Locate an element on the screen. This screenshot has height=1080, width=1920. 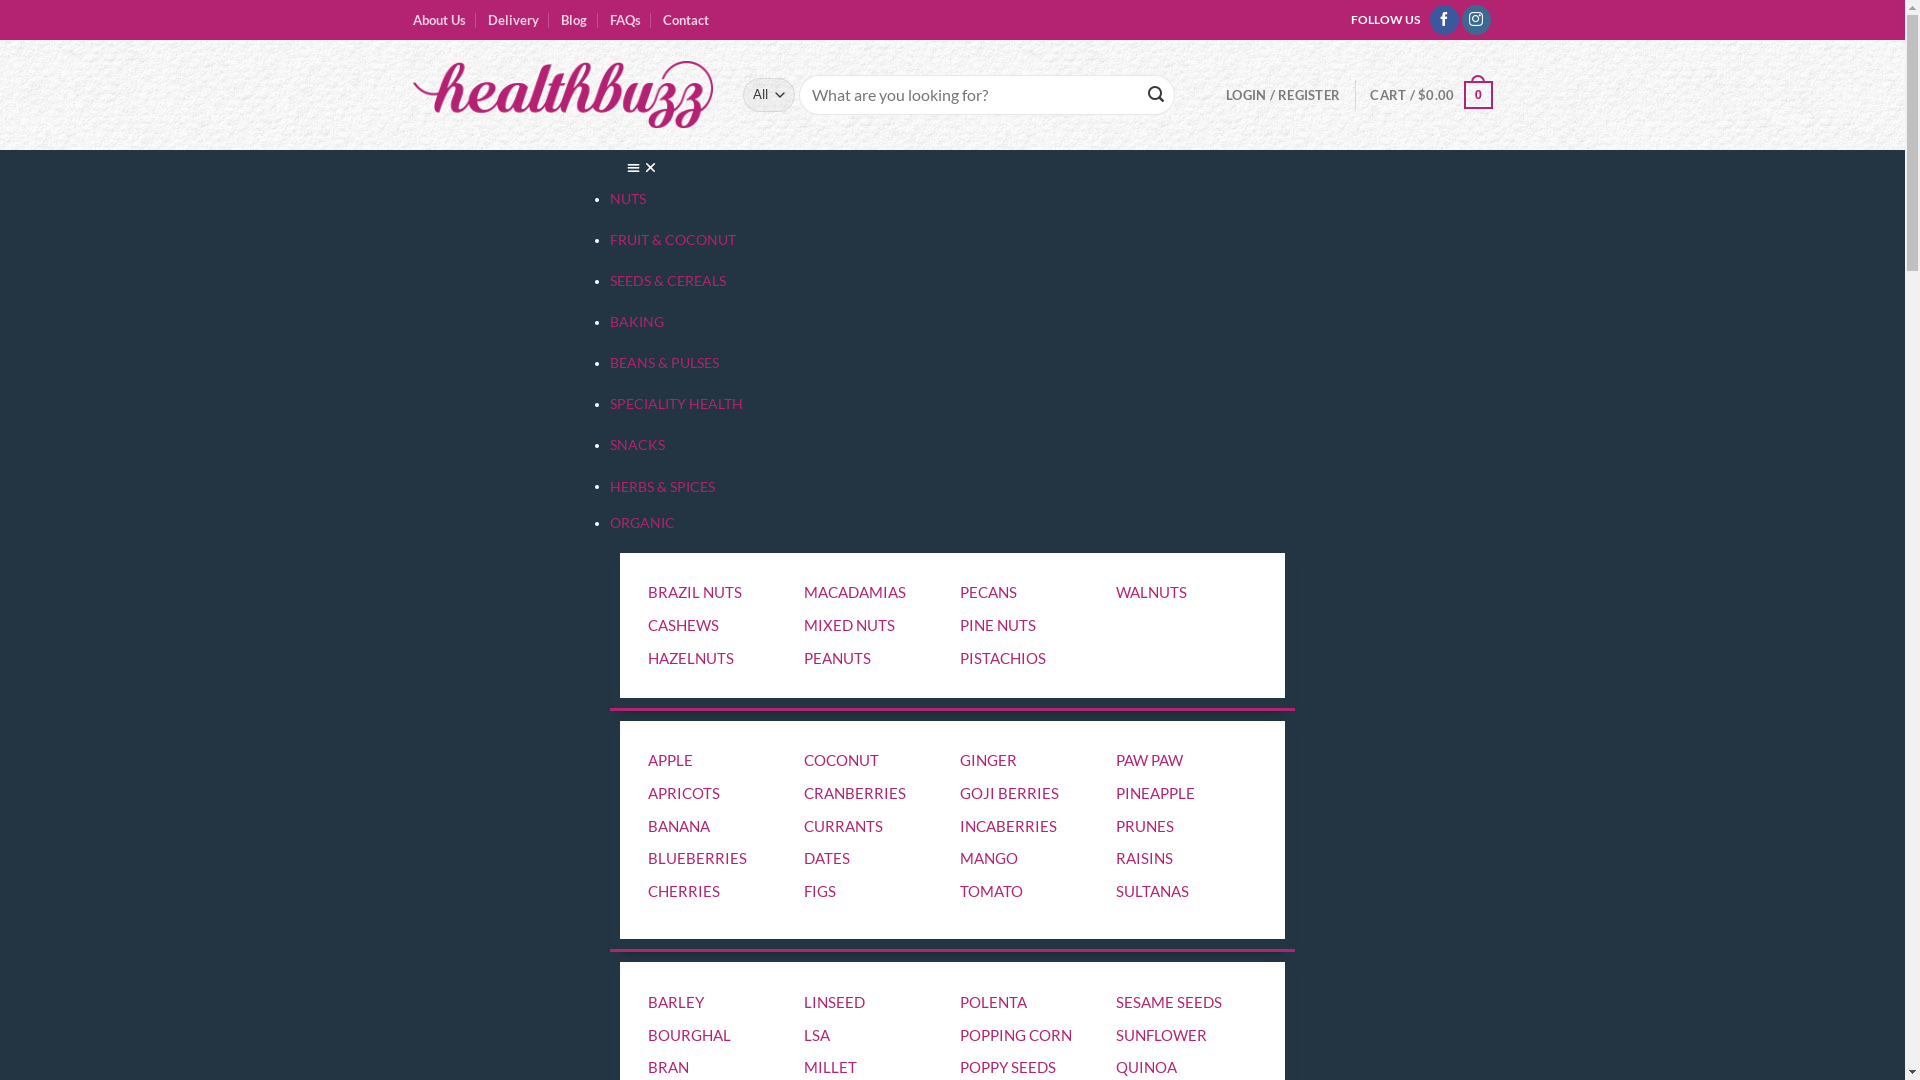
'CASHEWS' is located at coordinates (683, 623).